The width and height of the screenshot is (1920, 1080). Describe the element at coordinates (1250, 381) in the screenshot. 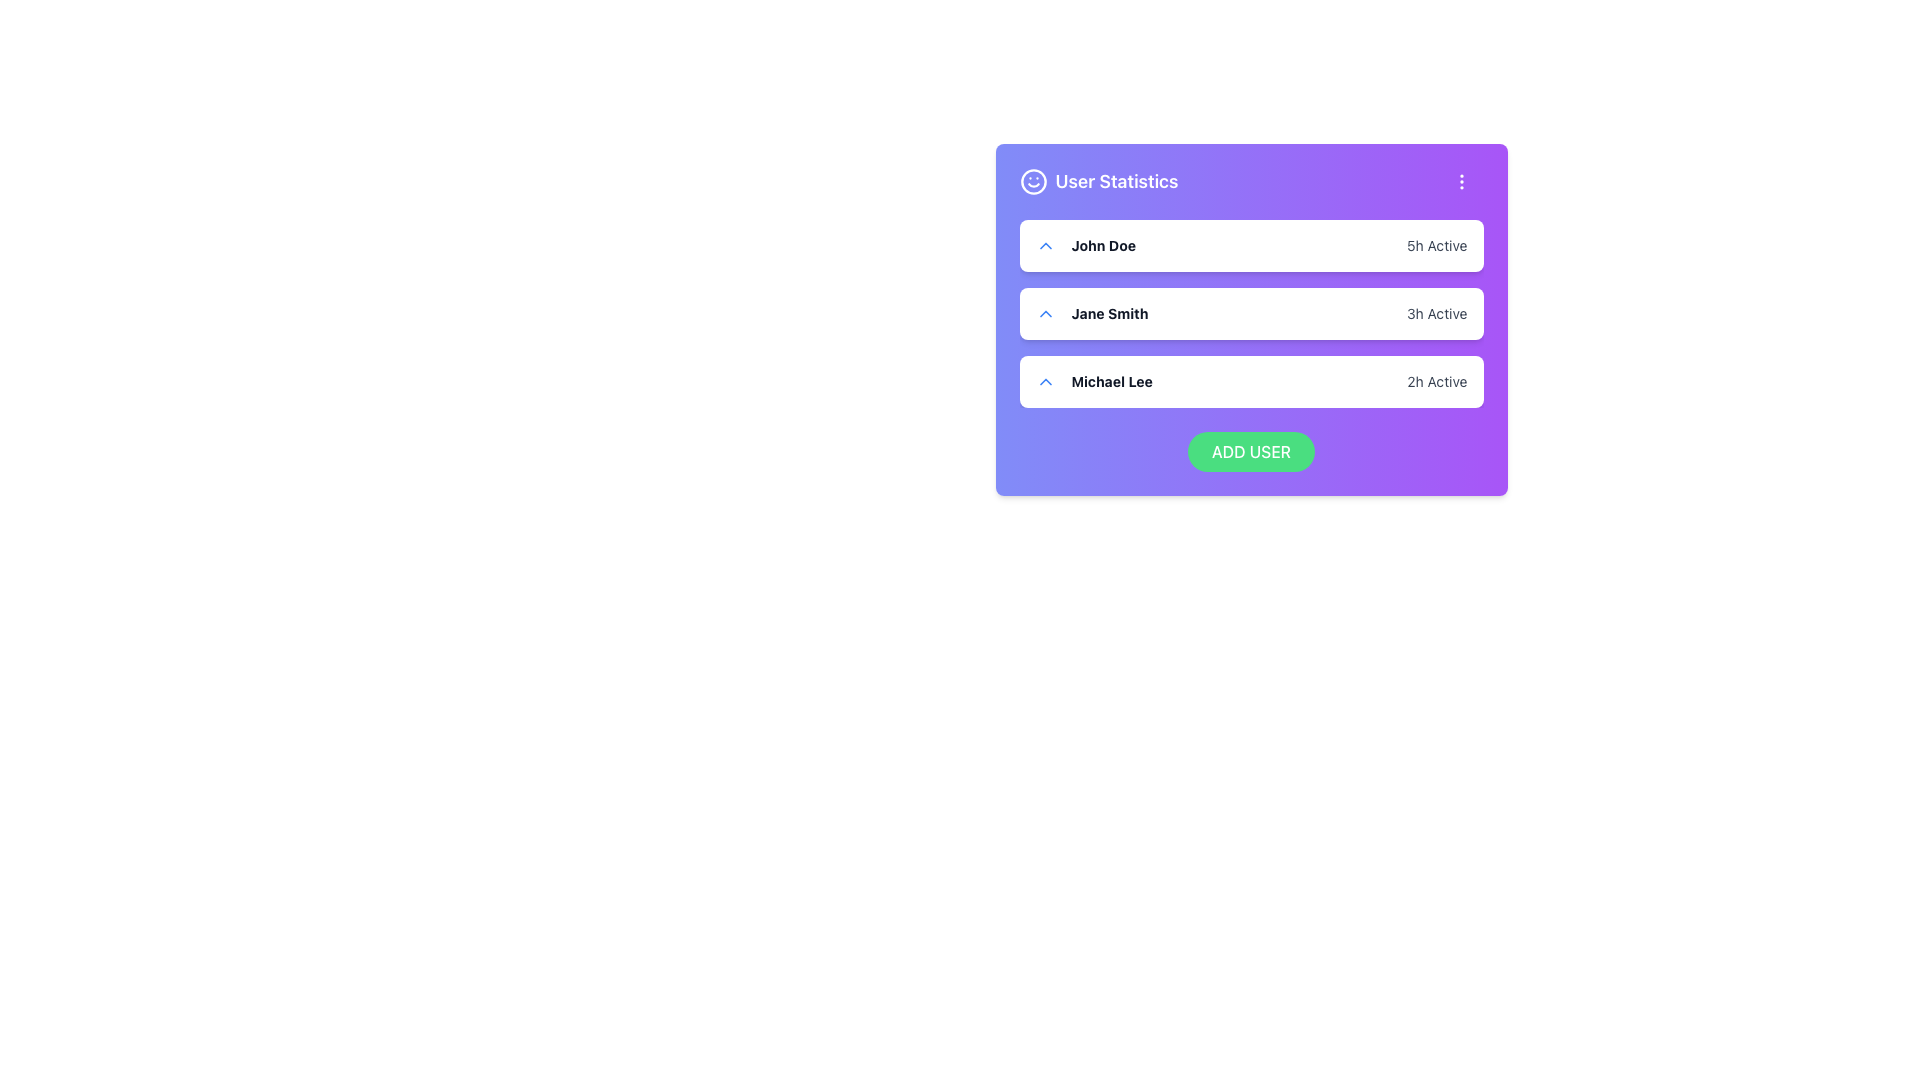

I see `the third list item element displaying user information within a card-like structure, which includes user status updates` at that location.